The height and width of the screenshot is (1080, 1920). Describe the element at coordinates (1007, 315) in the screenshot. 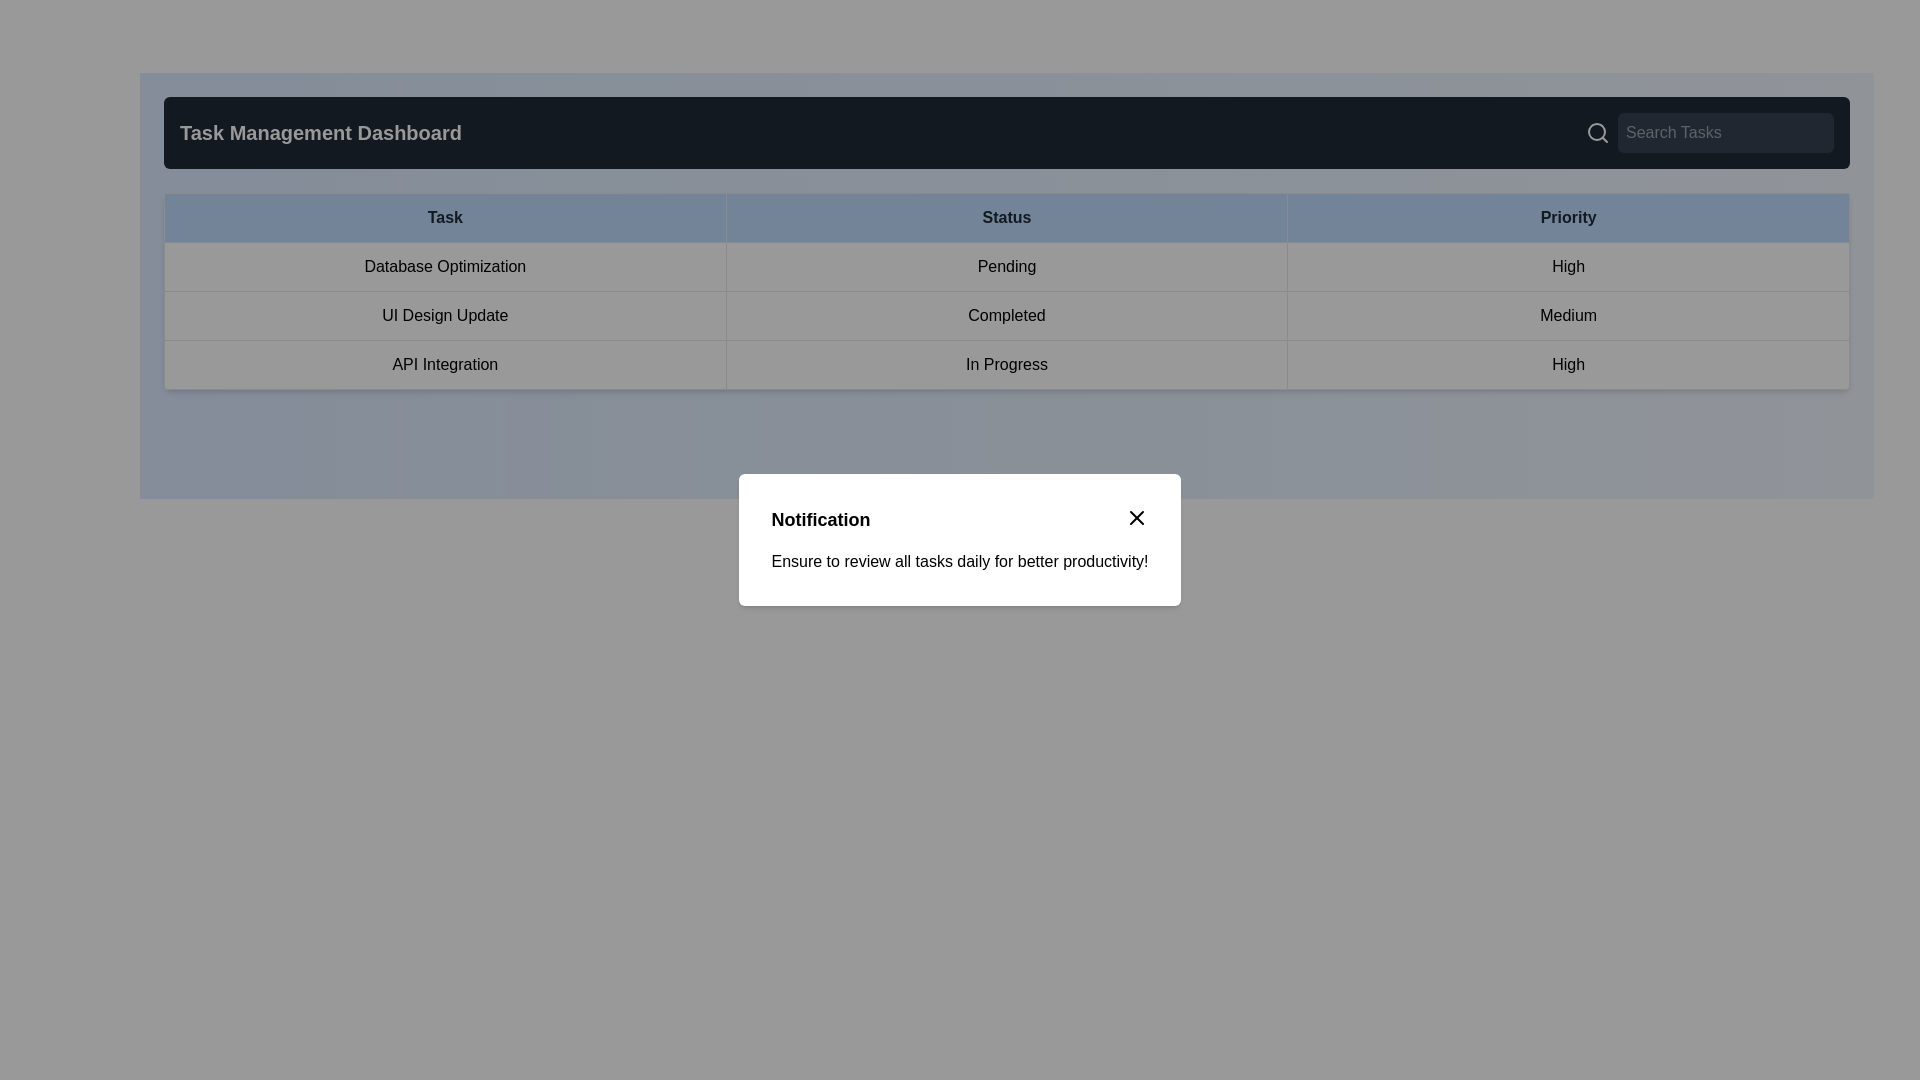

I see `the status label indicating the completion status of the 'UI Design Update' task, which is located in the middle cell of the 'Status' column in the table` at that location.